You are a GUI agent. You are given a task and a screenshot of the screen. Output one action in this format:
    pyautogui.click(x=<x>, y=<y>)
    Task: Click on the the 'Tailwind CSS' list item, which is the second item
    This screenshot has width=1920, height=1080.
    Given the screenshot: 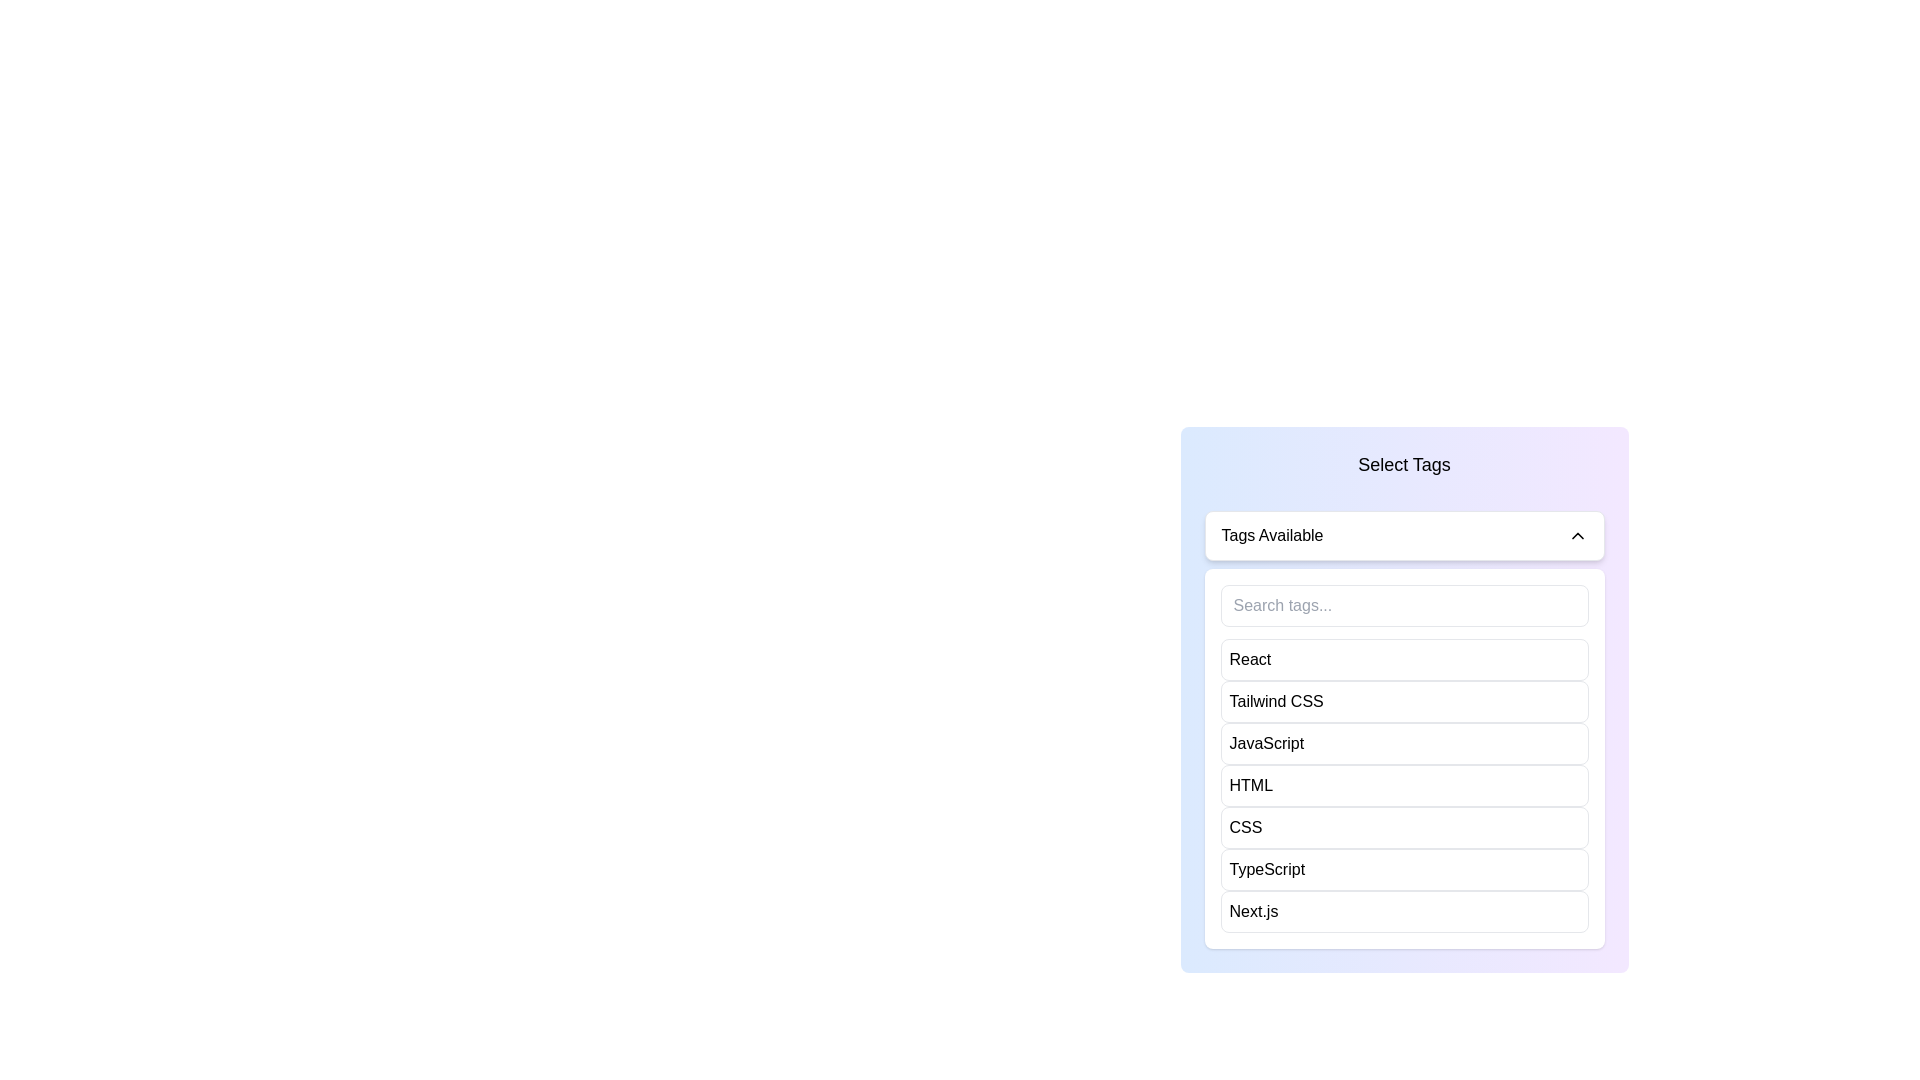 What is the action you would take?
    pyautogui.click(x=1403, y=701)
    